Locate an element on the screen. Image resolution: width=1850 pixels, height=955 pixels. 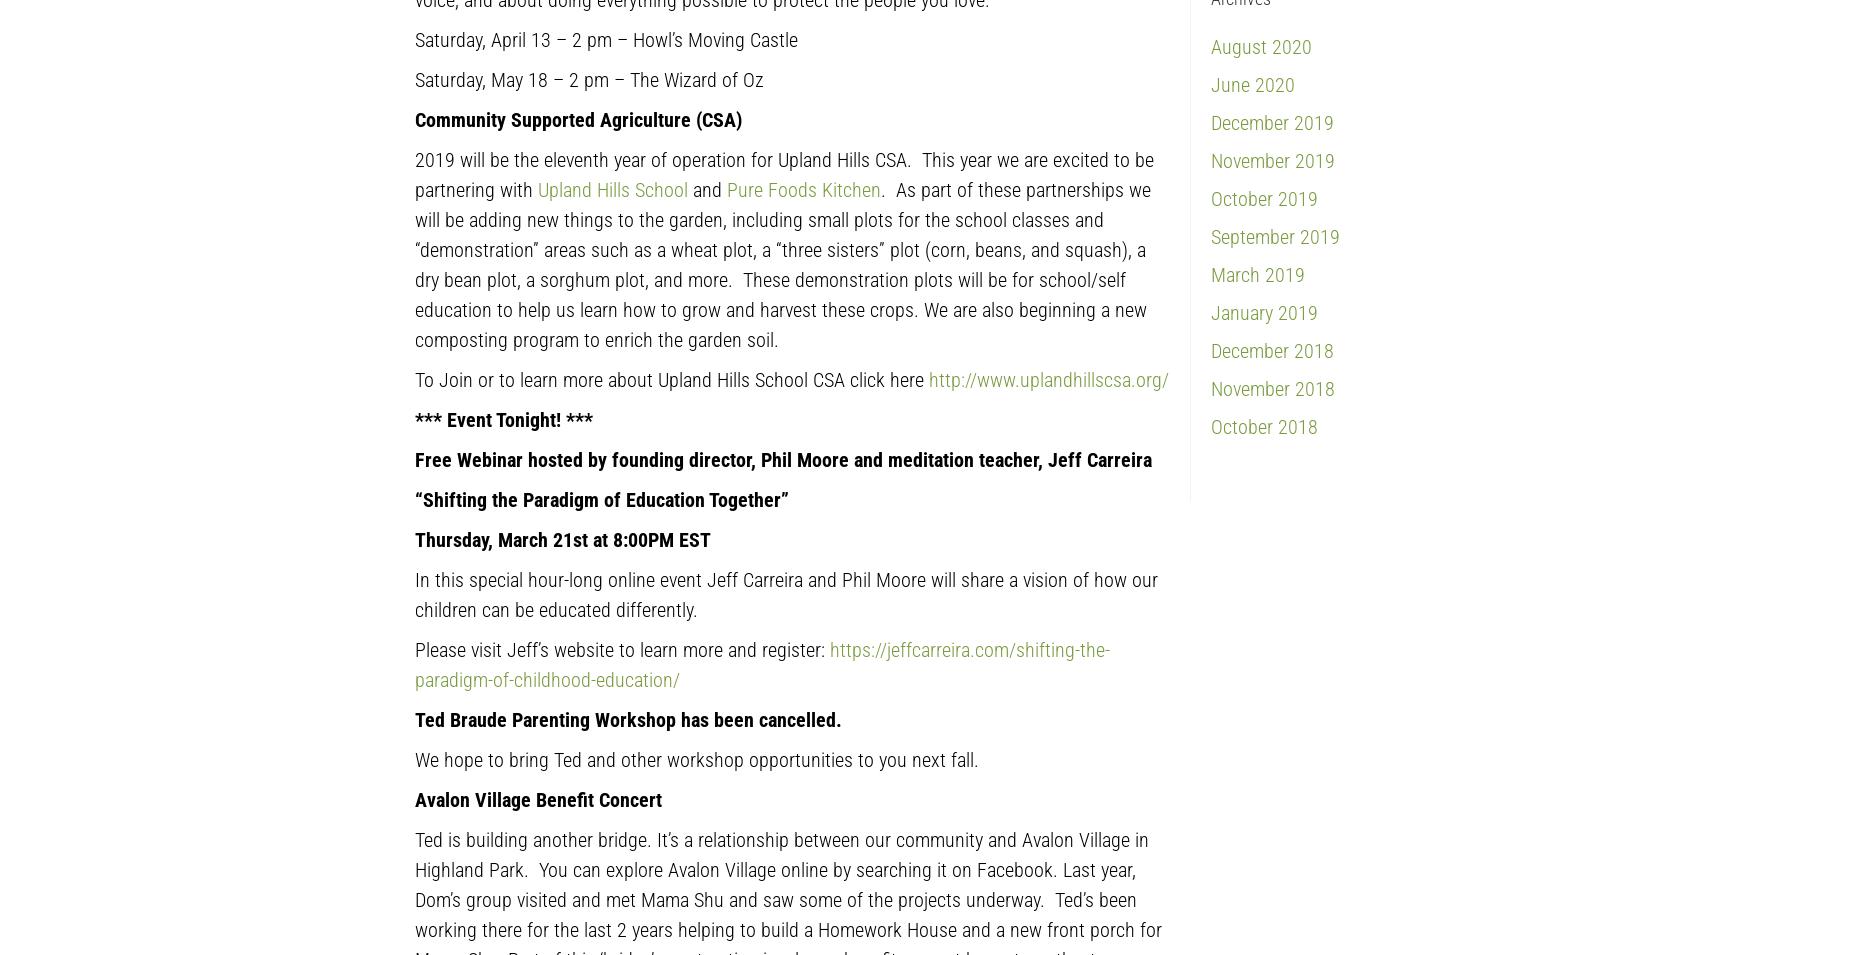
'Please visit Jeff’s website to learn more and register:' is located at coordinates (622, 648).